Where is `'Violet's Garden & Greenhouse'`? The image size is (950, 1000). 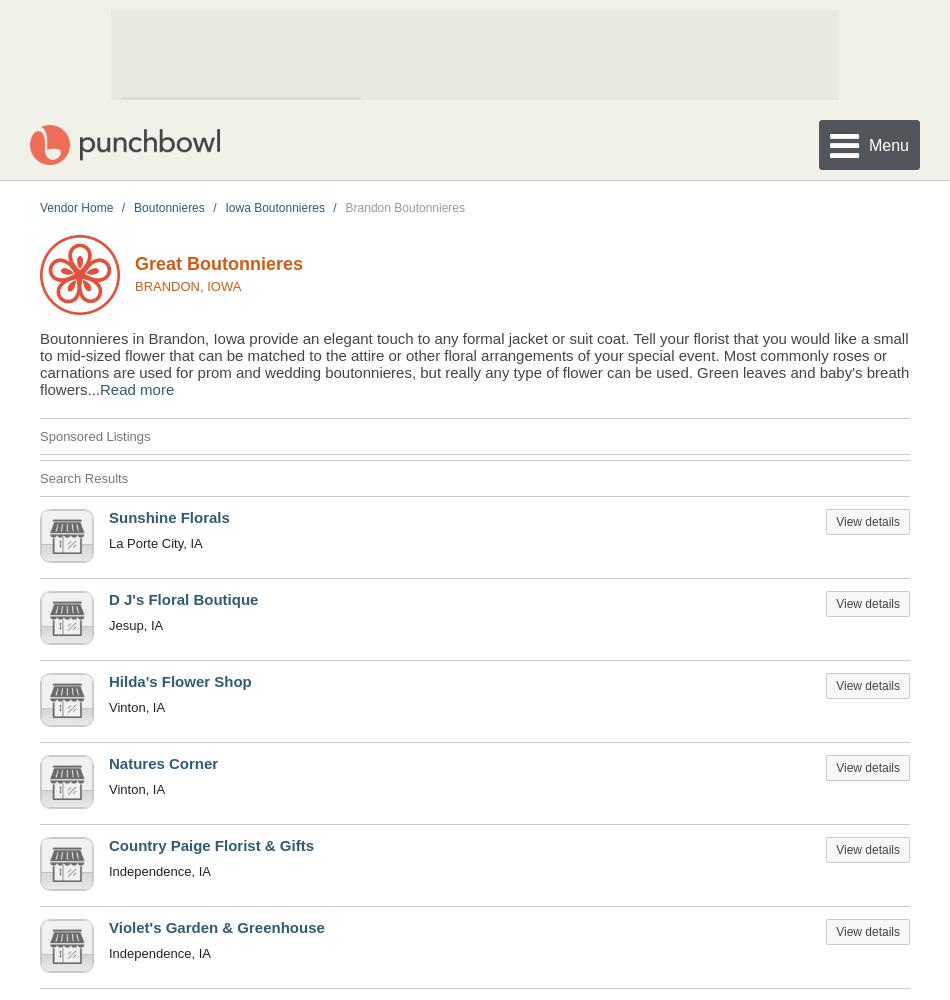
'Violet's Garden & Greenhouse' is located at coordinates (108, 926).